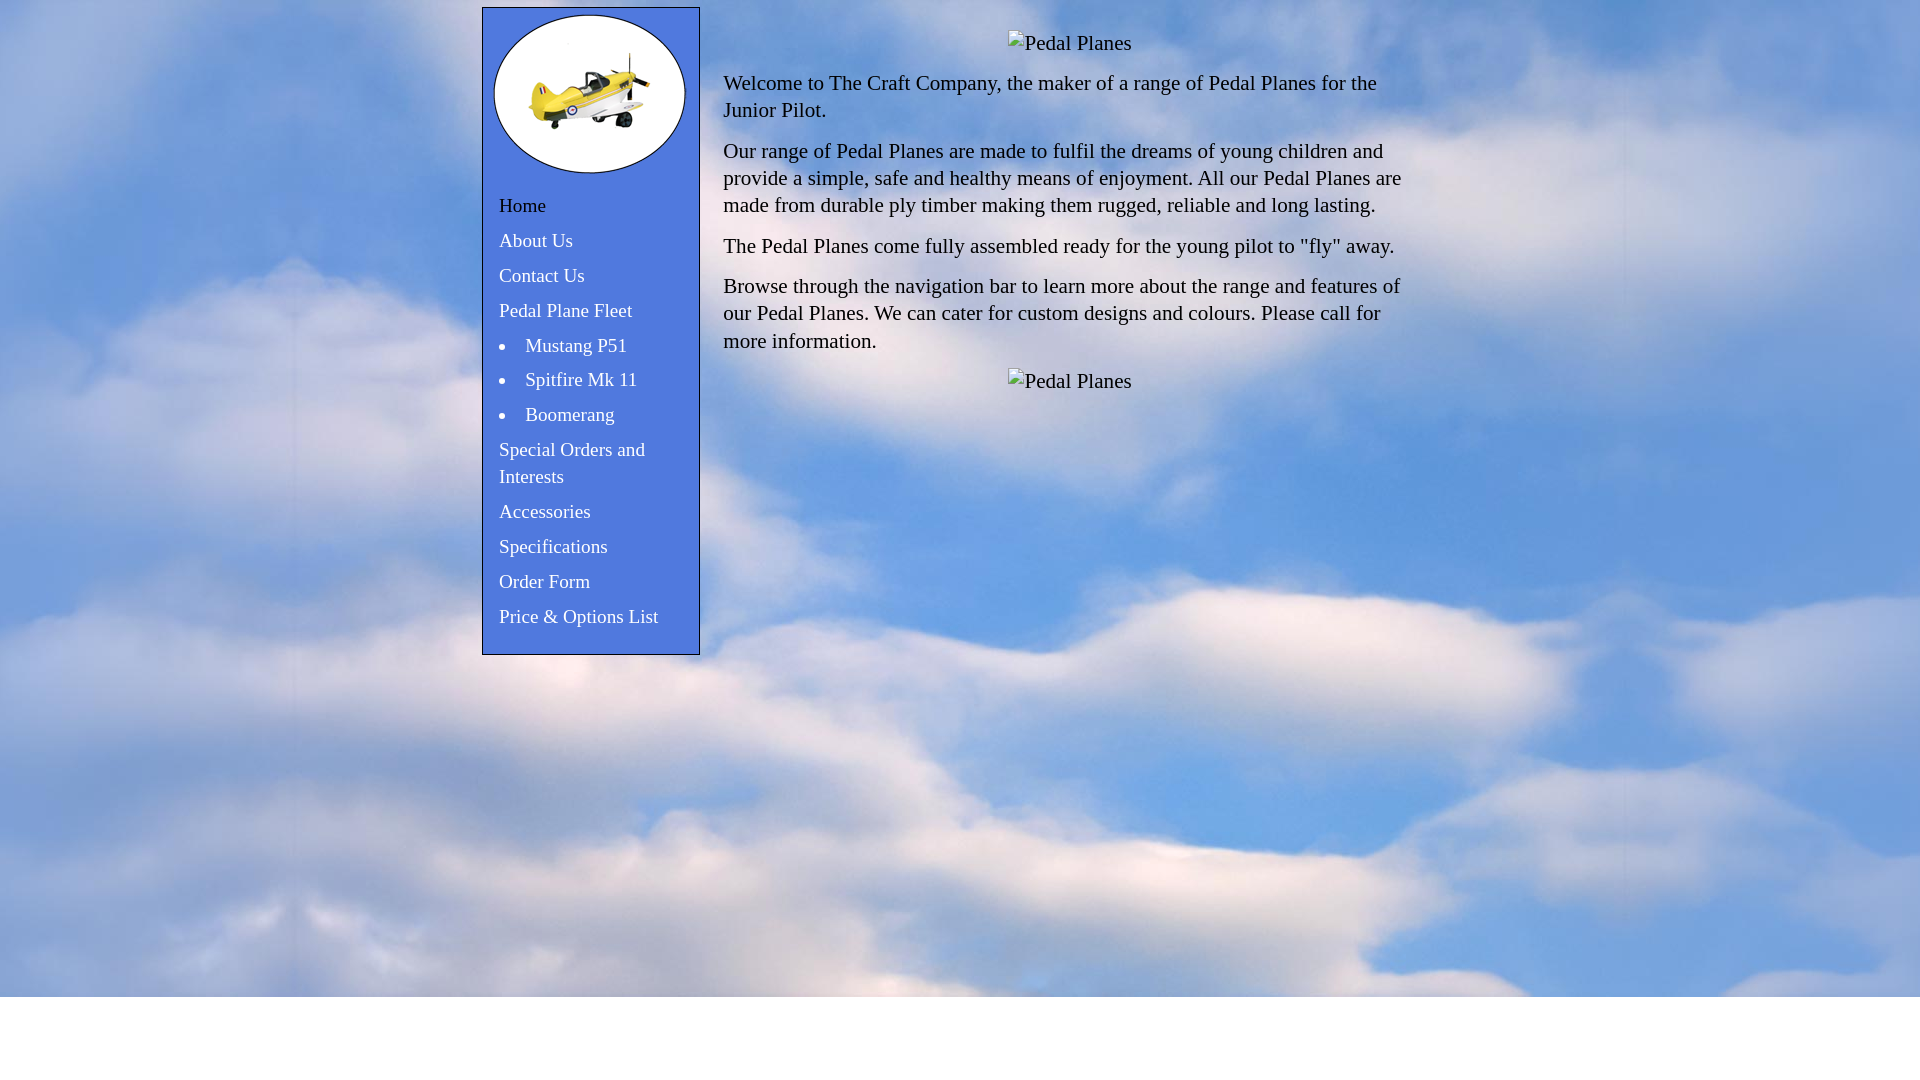  Describe the element at coordinates (544, 581) in the screenshot. I see `'Order Form'` at that location.